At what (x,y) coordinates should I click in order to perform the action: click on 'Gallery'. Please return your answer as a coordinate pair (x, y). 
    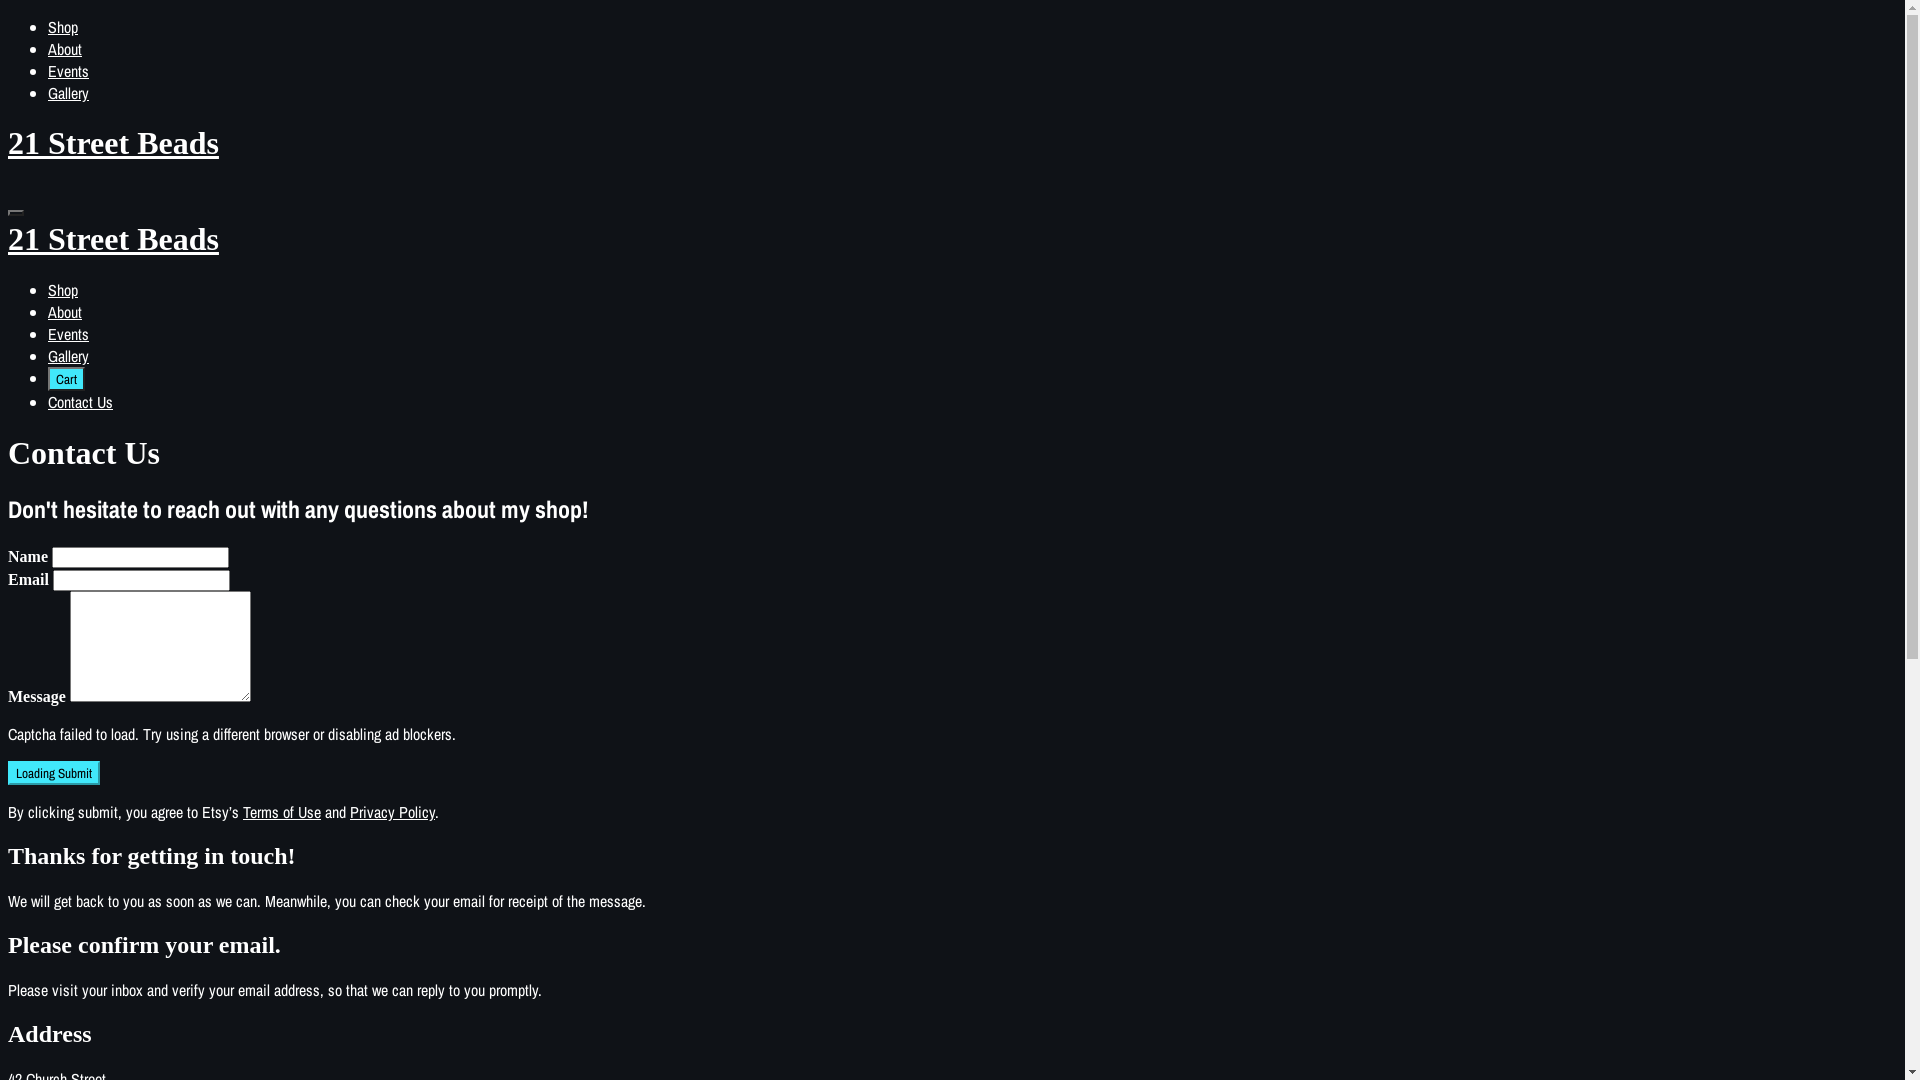
    Looking at the image, I should click on (48, 92).